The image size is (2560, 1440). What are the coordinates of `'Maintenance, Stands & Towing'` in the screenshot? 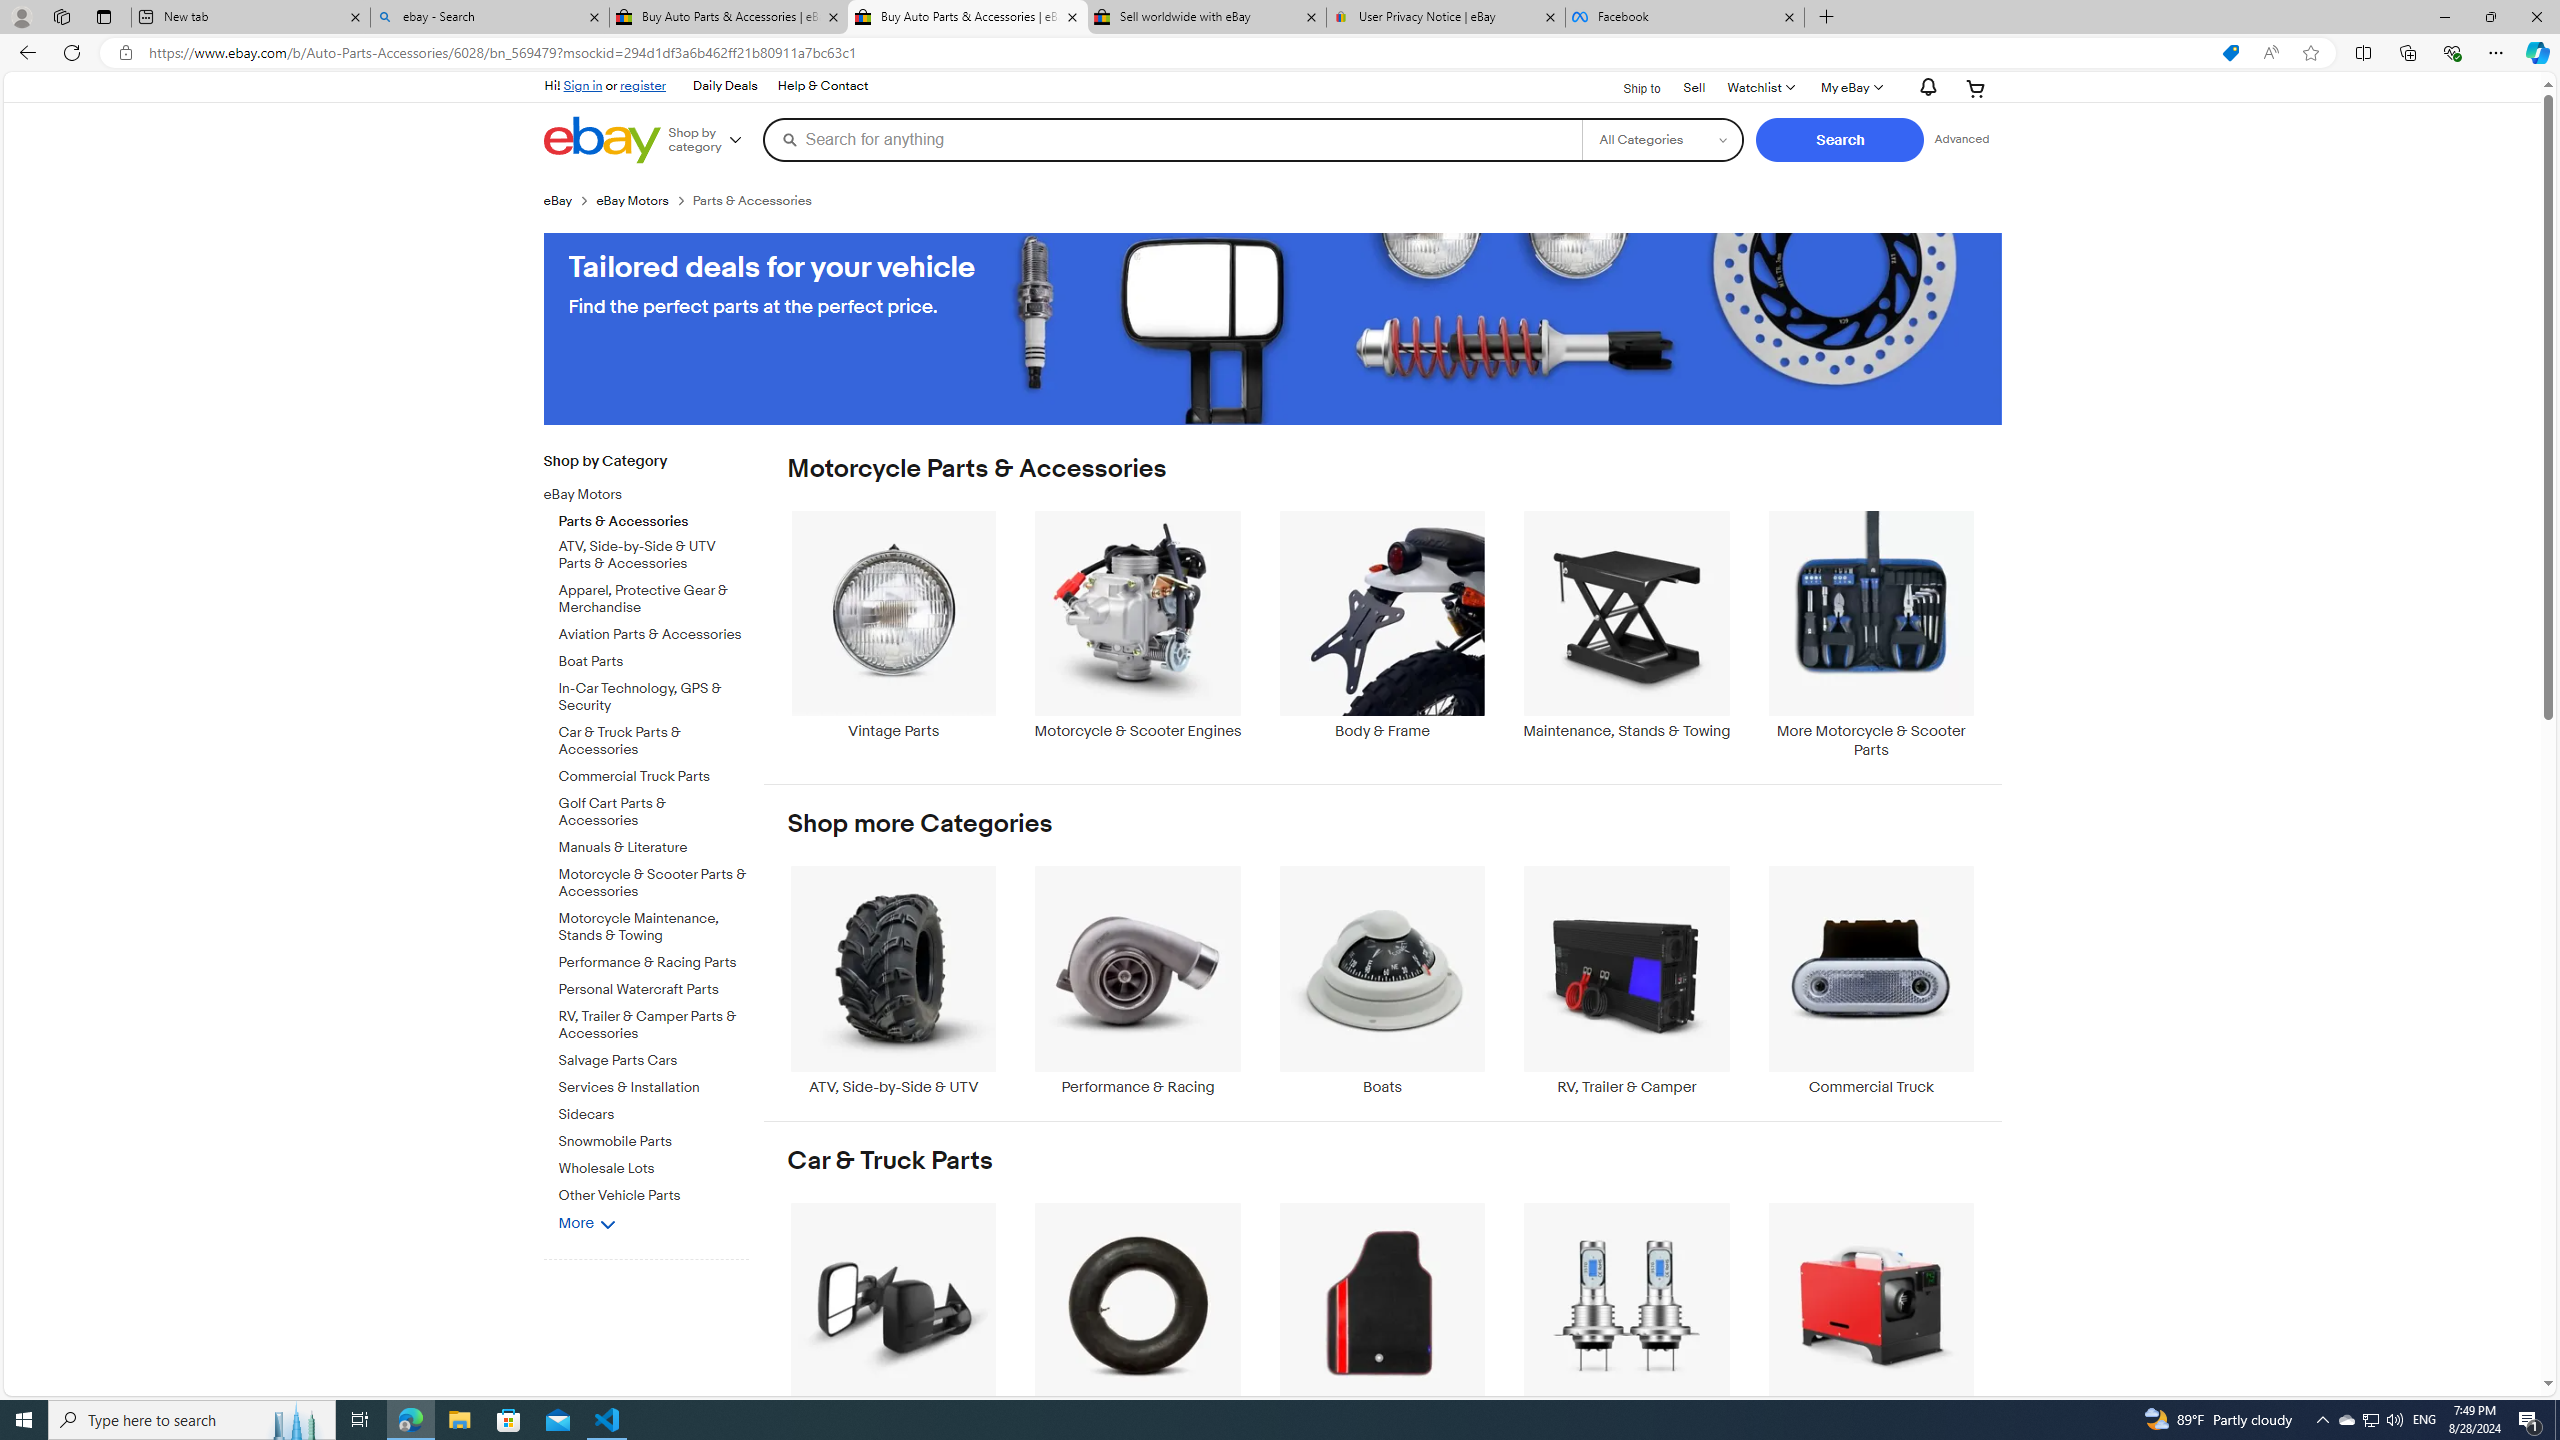 It's located at (1627, 635).